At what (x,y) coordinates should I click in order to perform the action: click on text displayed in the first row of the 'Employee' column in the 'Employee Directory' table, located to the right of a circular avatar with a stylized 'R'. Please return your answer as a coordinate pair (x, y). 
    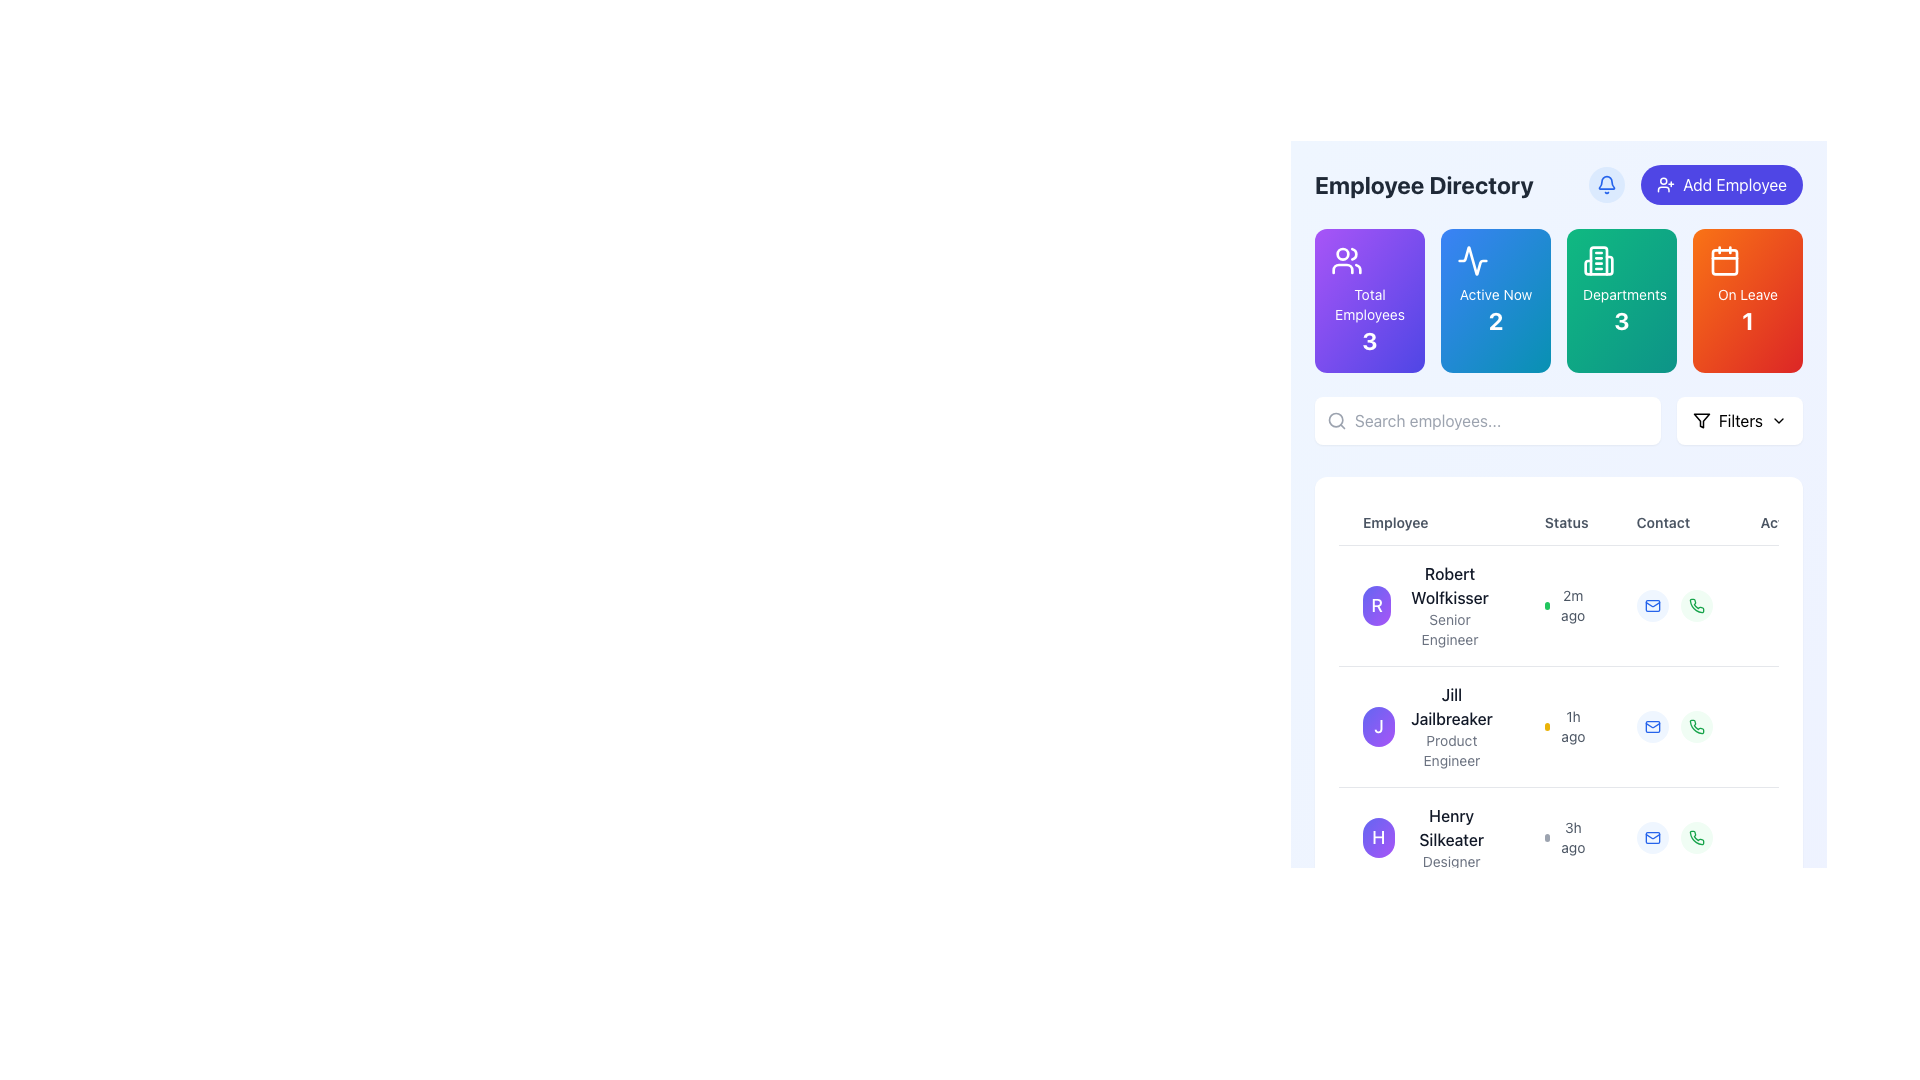
    Looking at the image, I should click on (1449, 604).